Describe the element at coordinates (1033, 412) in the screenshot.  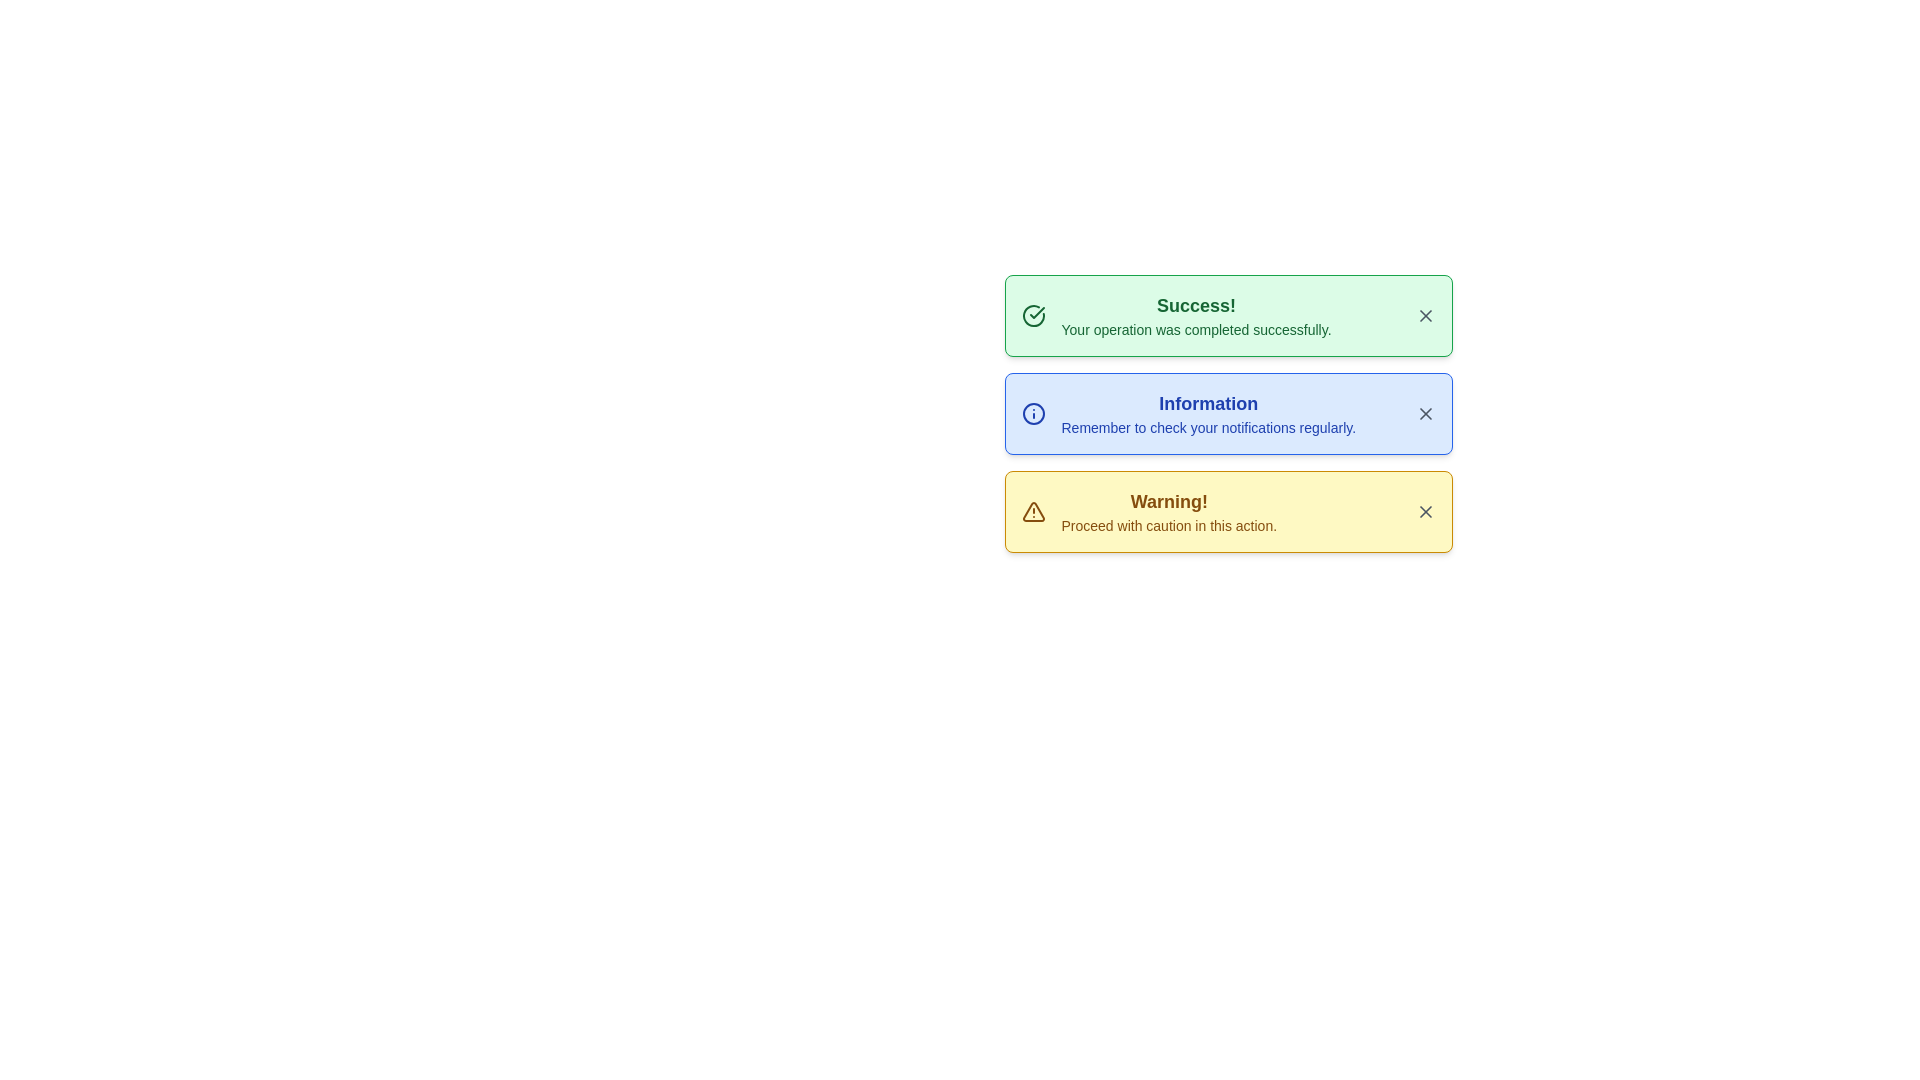
I see `the circular icon within the blue rectangular card labeled 'Information'` at that location.